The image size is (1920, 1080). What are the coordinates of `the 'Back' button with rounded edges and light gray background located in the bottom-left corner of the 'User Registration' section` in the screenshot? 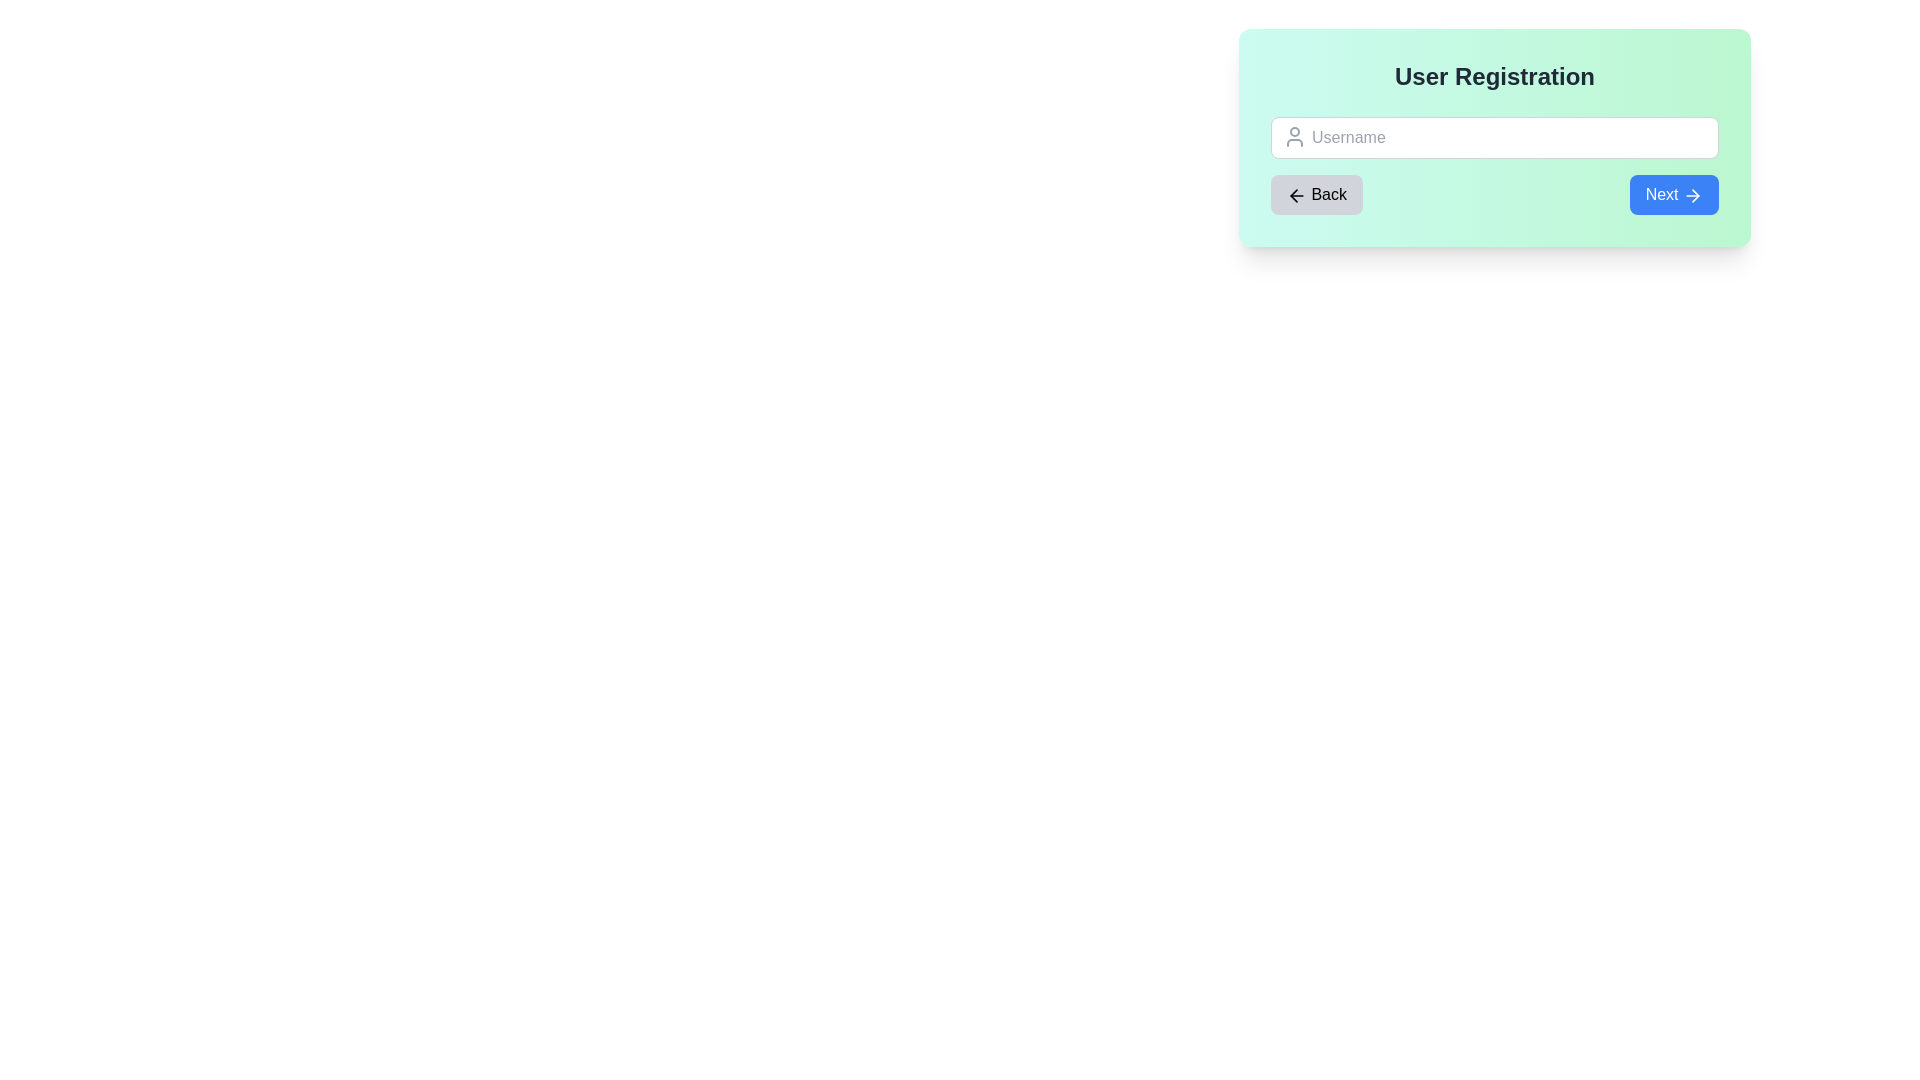 It's located at (1316, 195).